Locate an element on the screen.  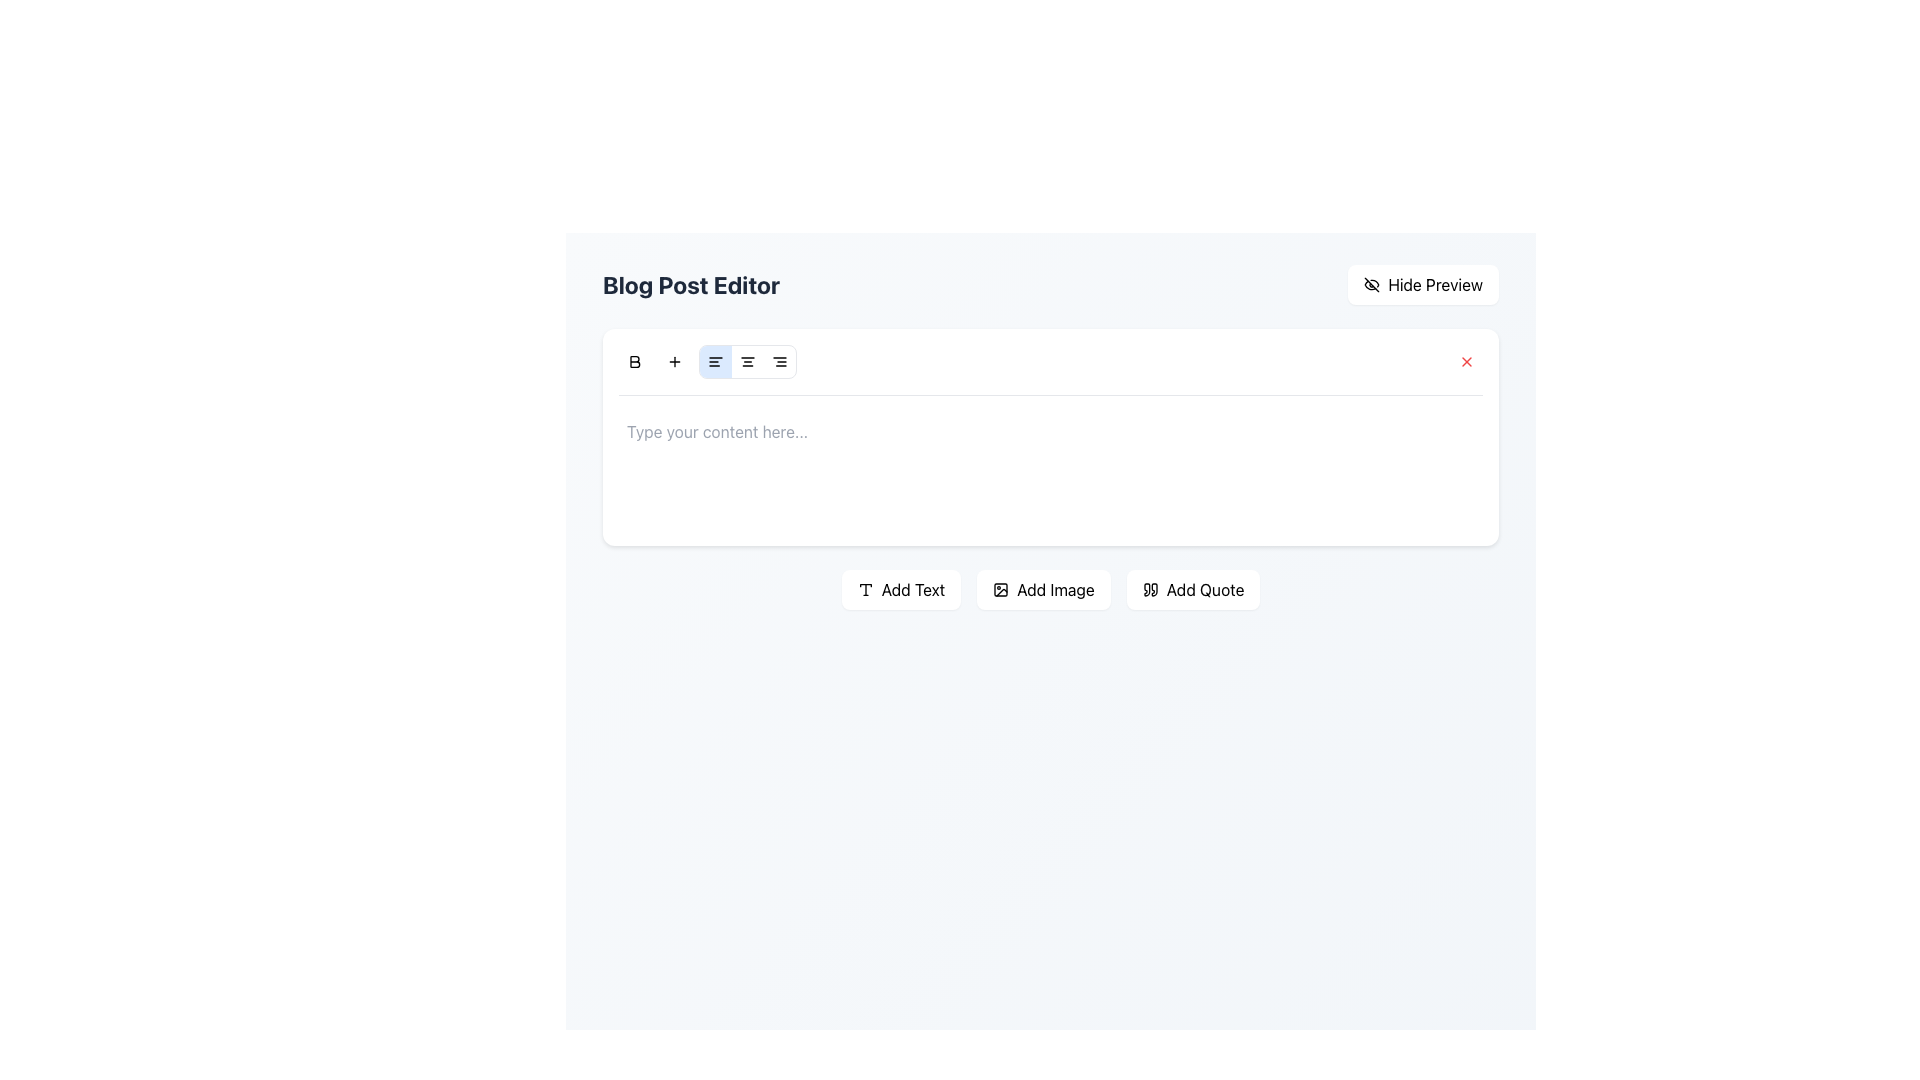
the center alignment button in the top toolbar of the Blog Post Editor to apply center alignment to the selected text or content is located at coordinates (747, 362).